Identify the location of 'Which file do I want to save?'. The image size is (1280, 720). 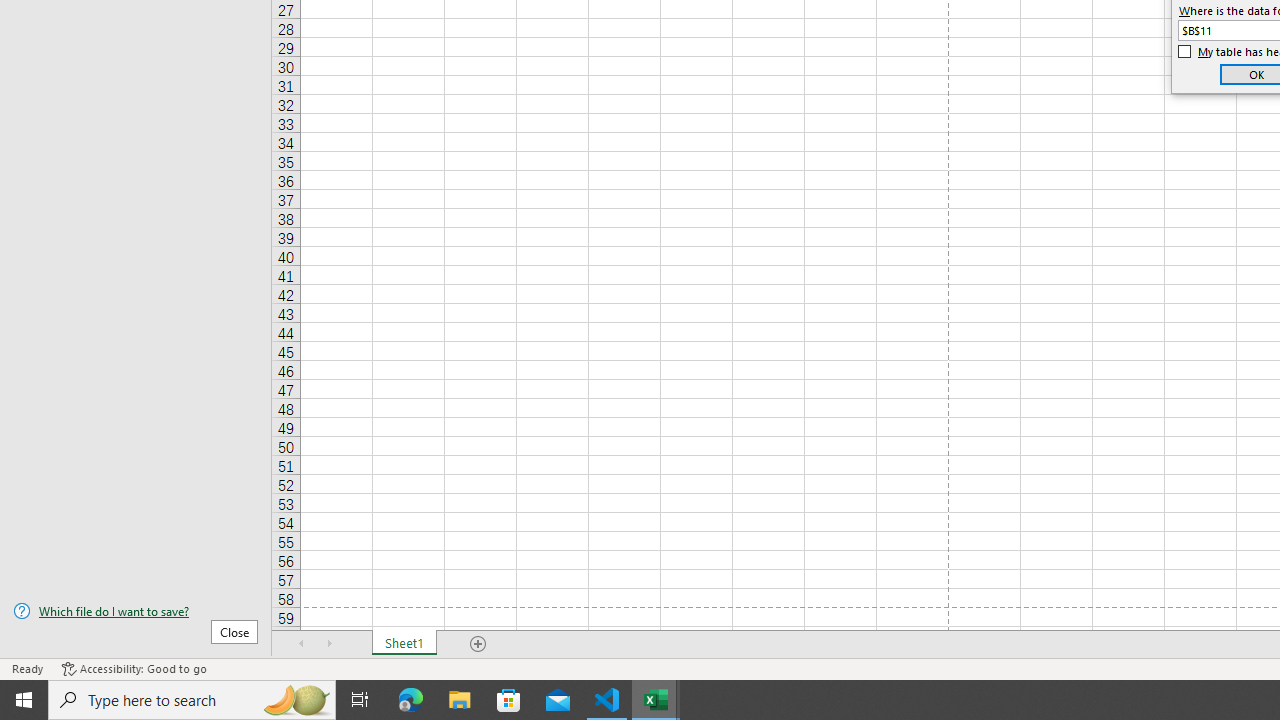
(135, 610).